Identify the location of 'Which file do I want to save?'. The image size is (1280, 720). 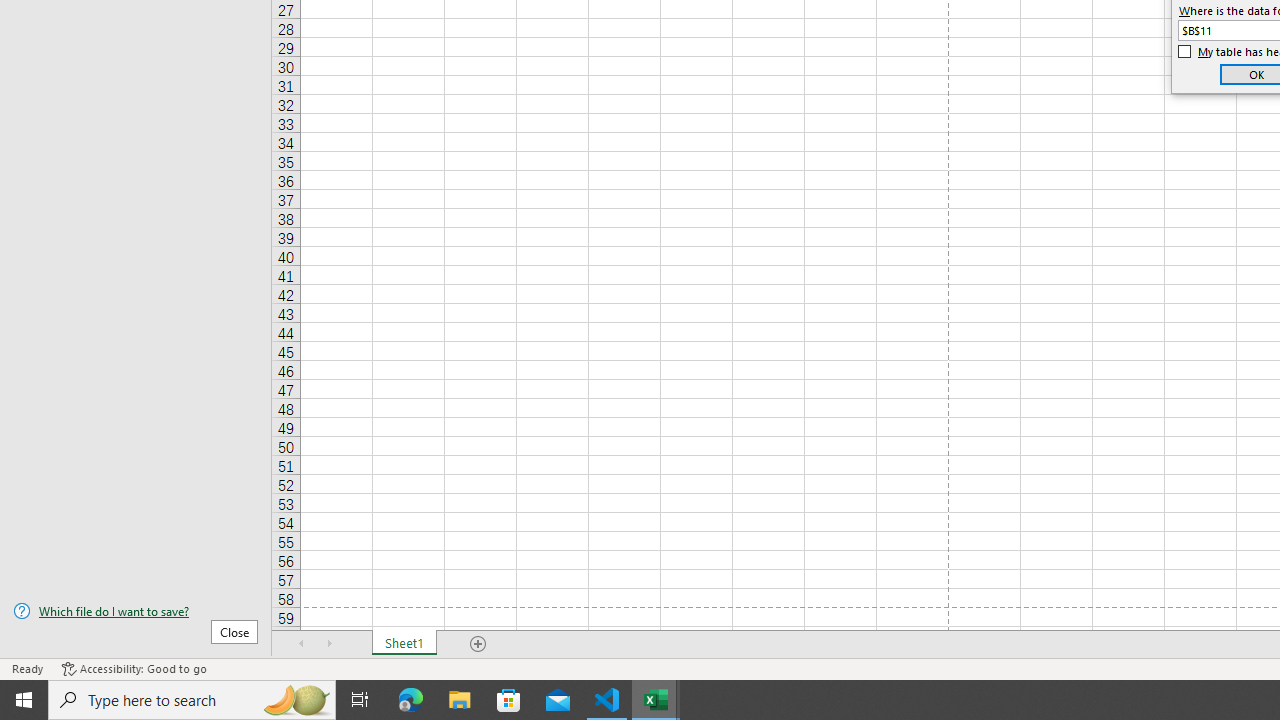
(135, 610).